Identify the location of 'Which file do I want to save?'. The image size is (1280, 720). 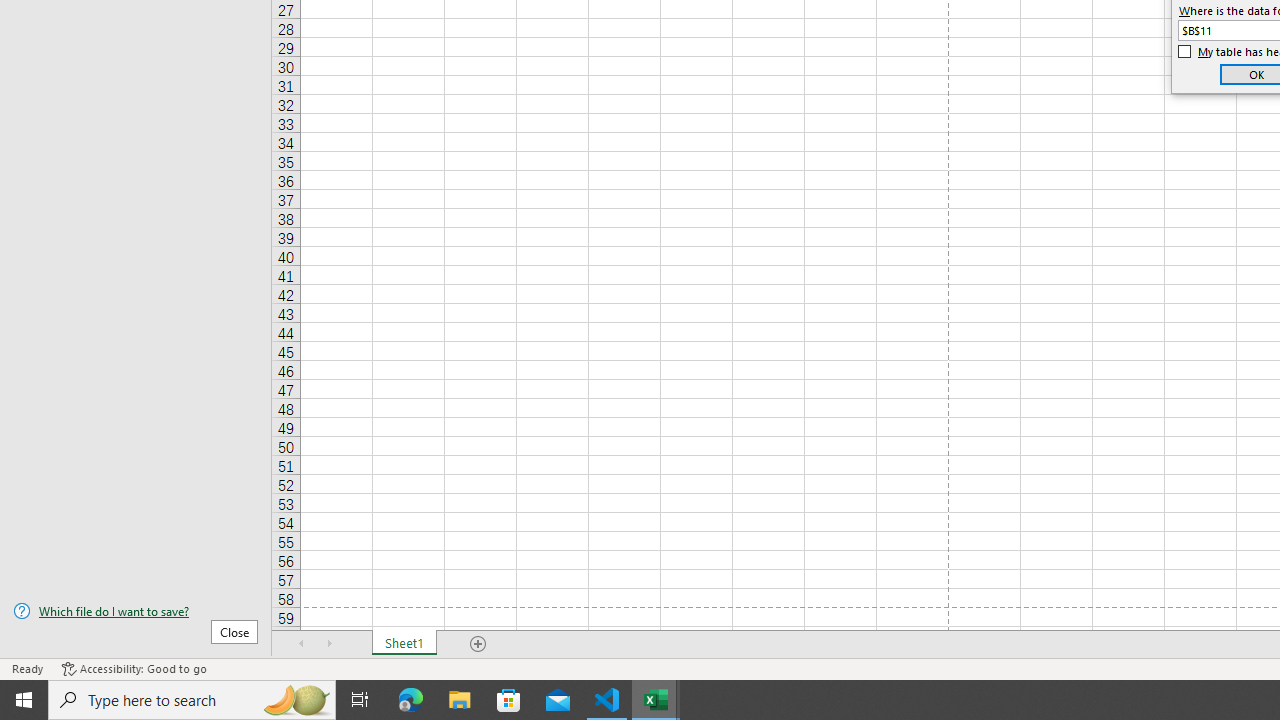
(135, 610).